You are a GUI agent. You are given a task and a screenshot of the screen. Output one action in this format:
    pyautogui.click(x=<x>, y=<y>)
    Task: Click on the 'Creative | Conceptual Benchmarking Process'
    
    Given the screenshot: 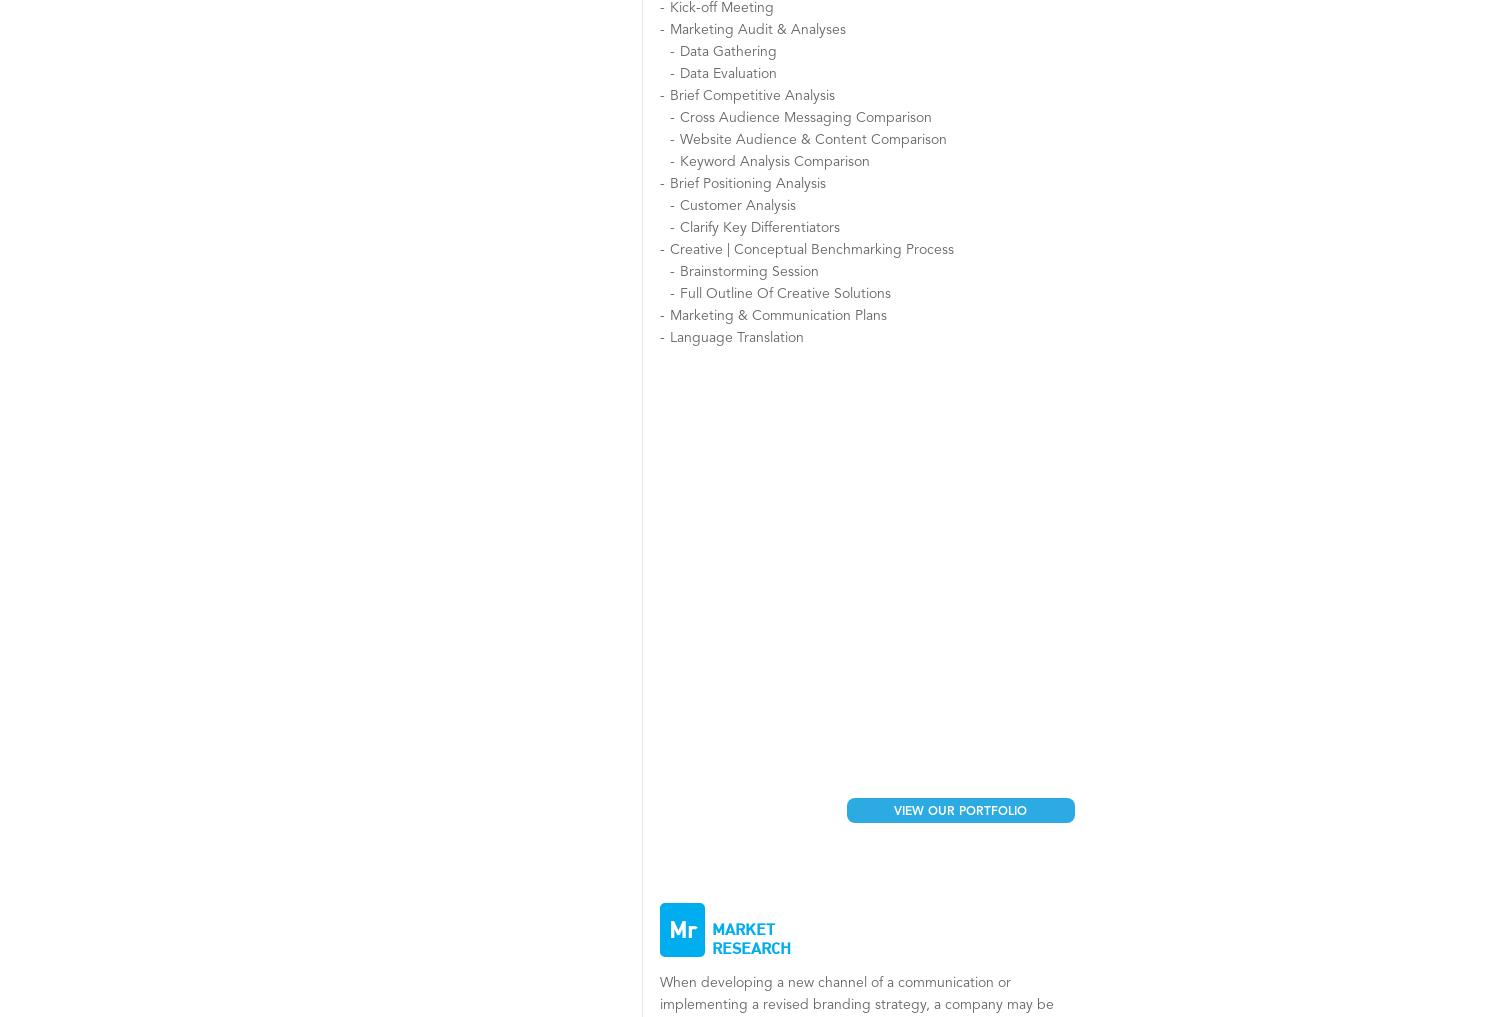 What is the action you would take?
    pyautogui.click(x=811, y=248)
    